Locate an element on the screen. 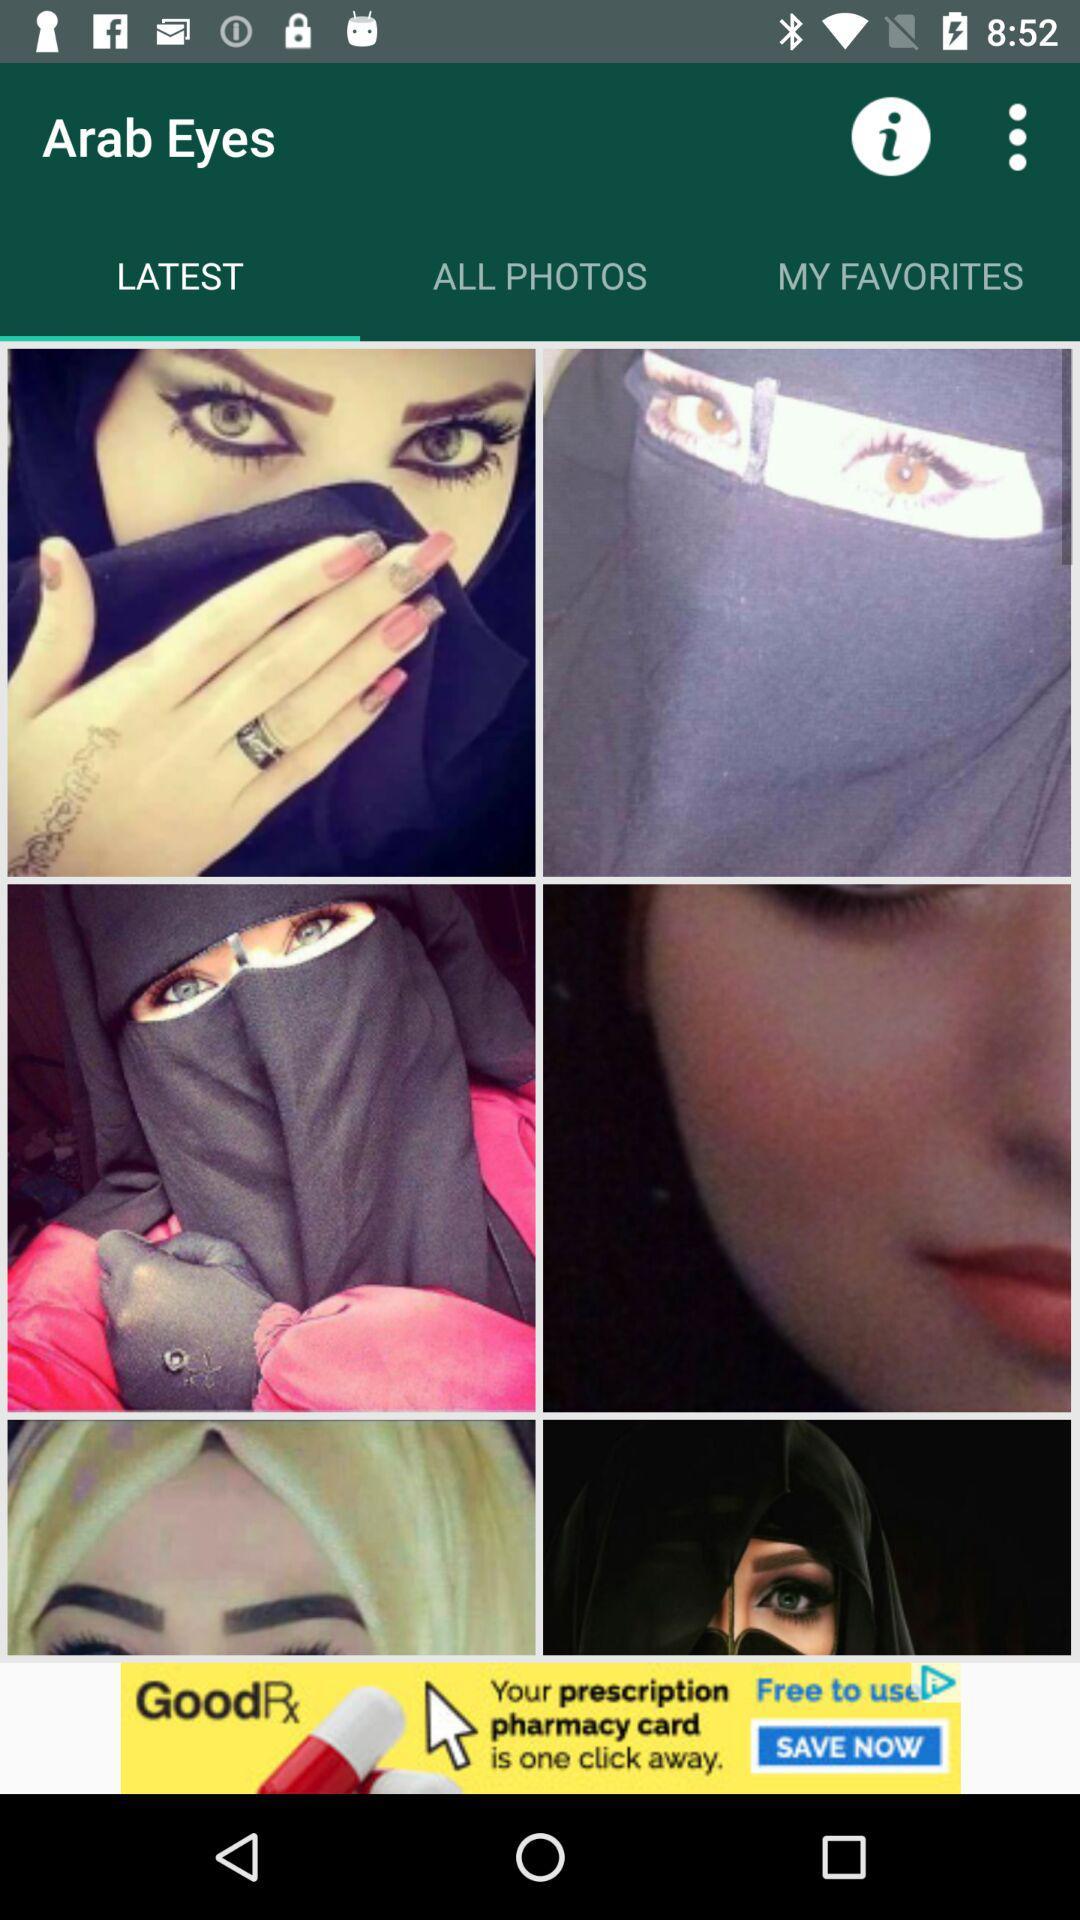 This screenshot has width=1080, height=1920. advertising pop up banner is located at coordinates (540, 1727).